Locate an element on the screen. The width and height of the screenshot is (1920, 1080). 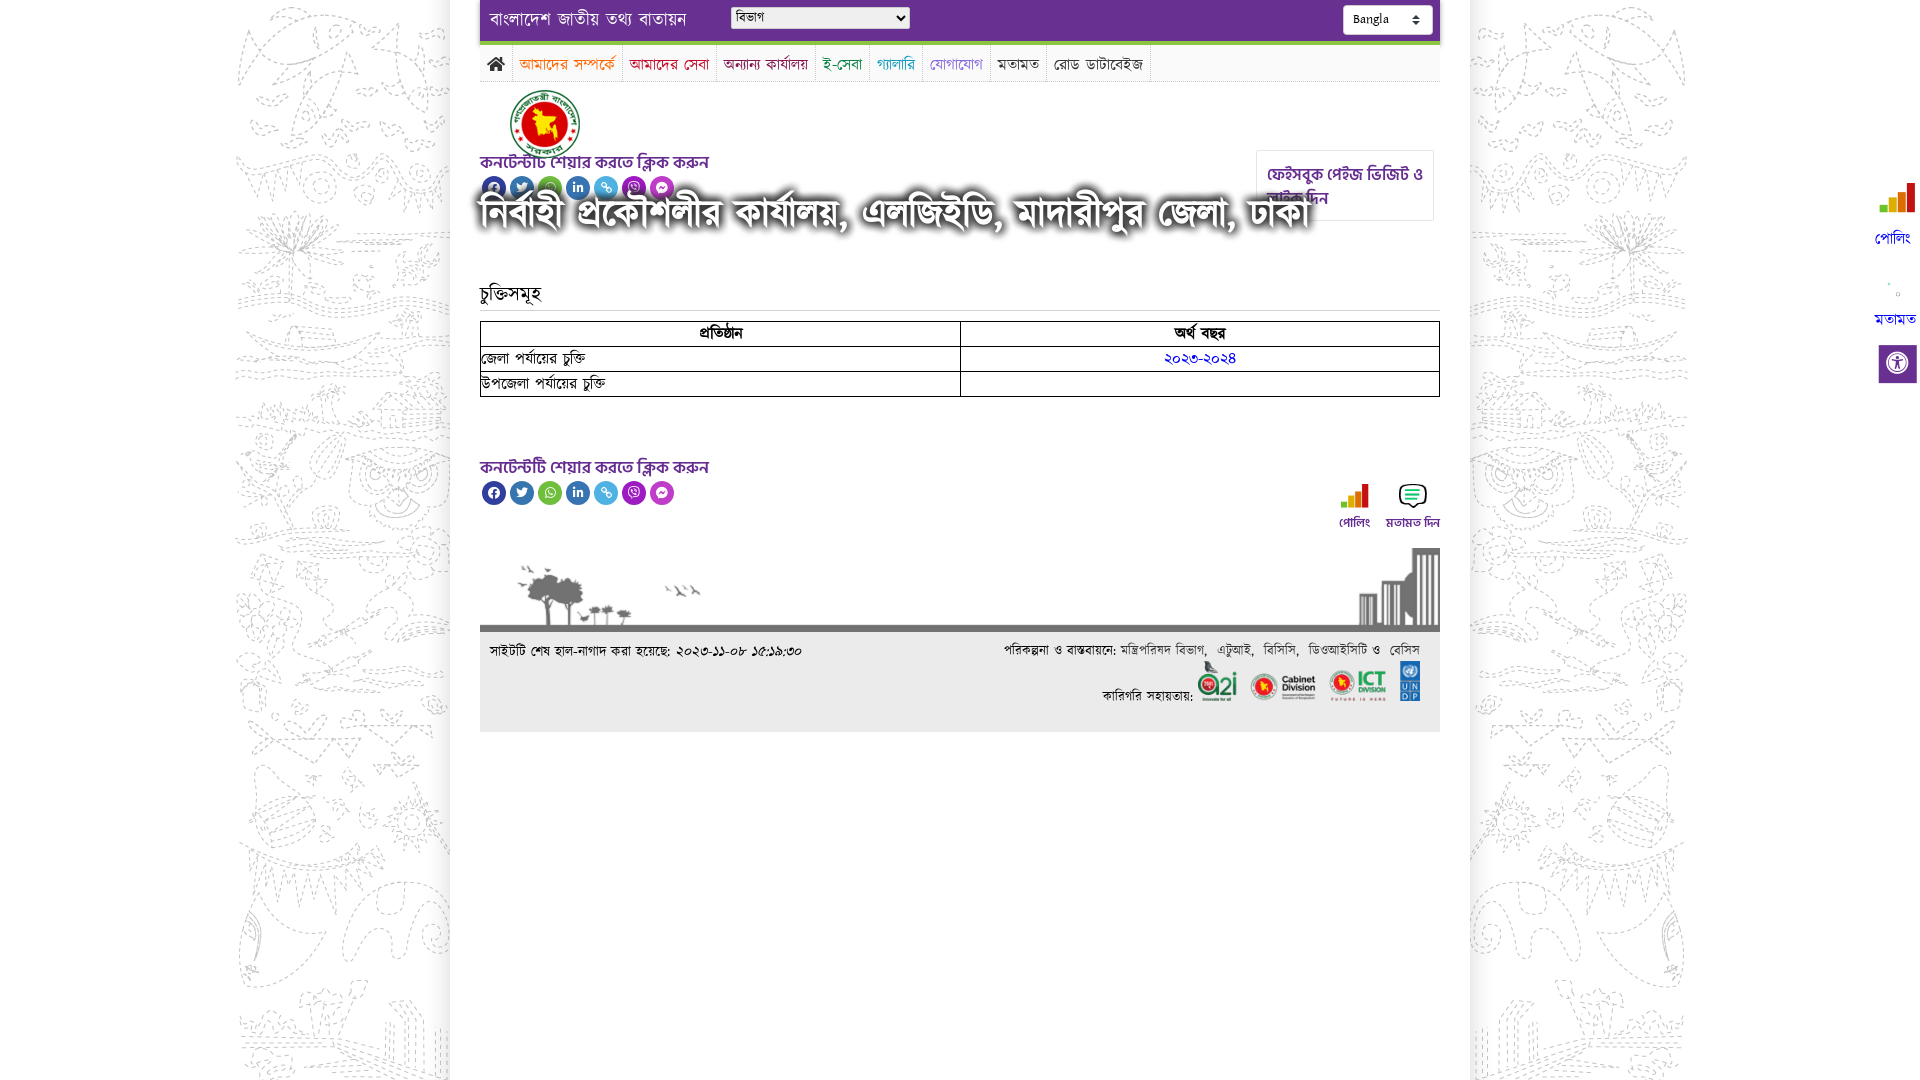
' is located at coordinates (561, 123).